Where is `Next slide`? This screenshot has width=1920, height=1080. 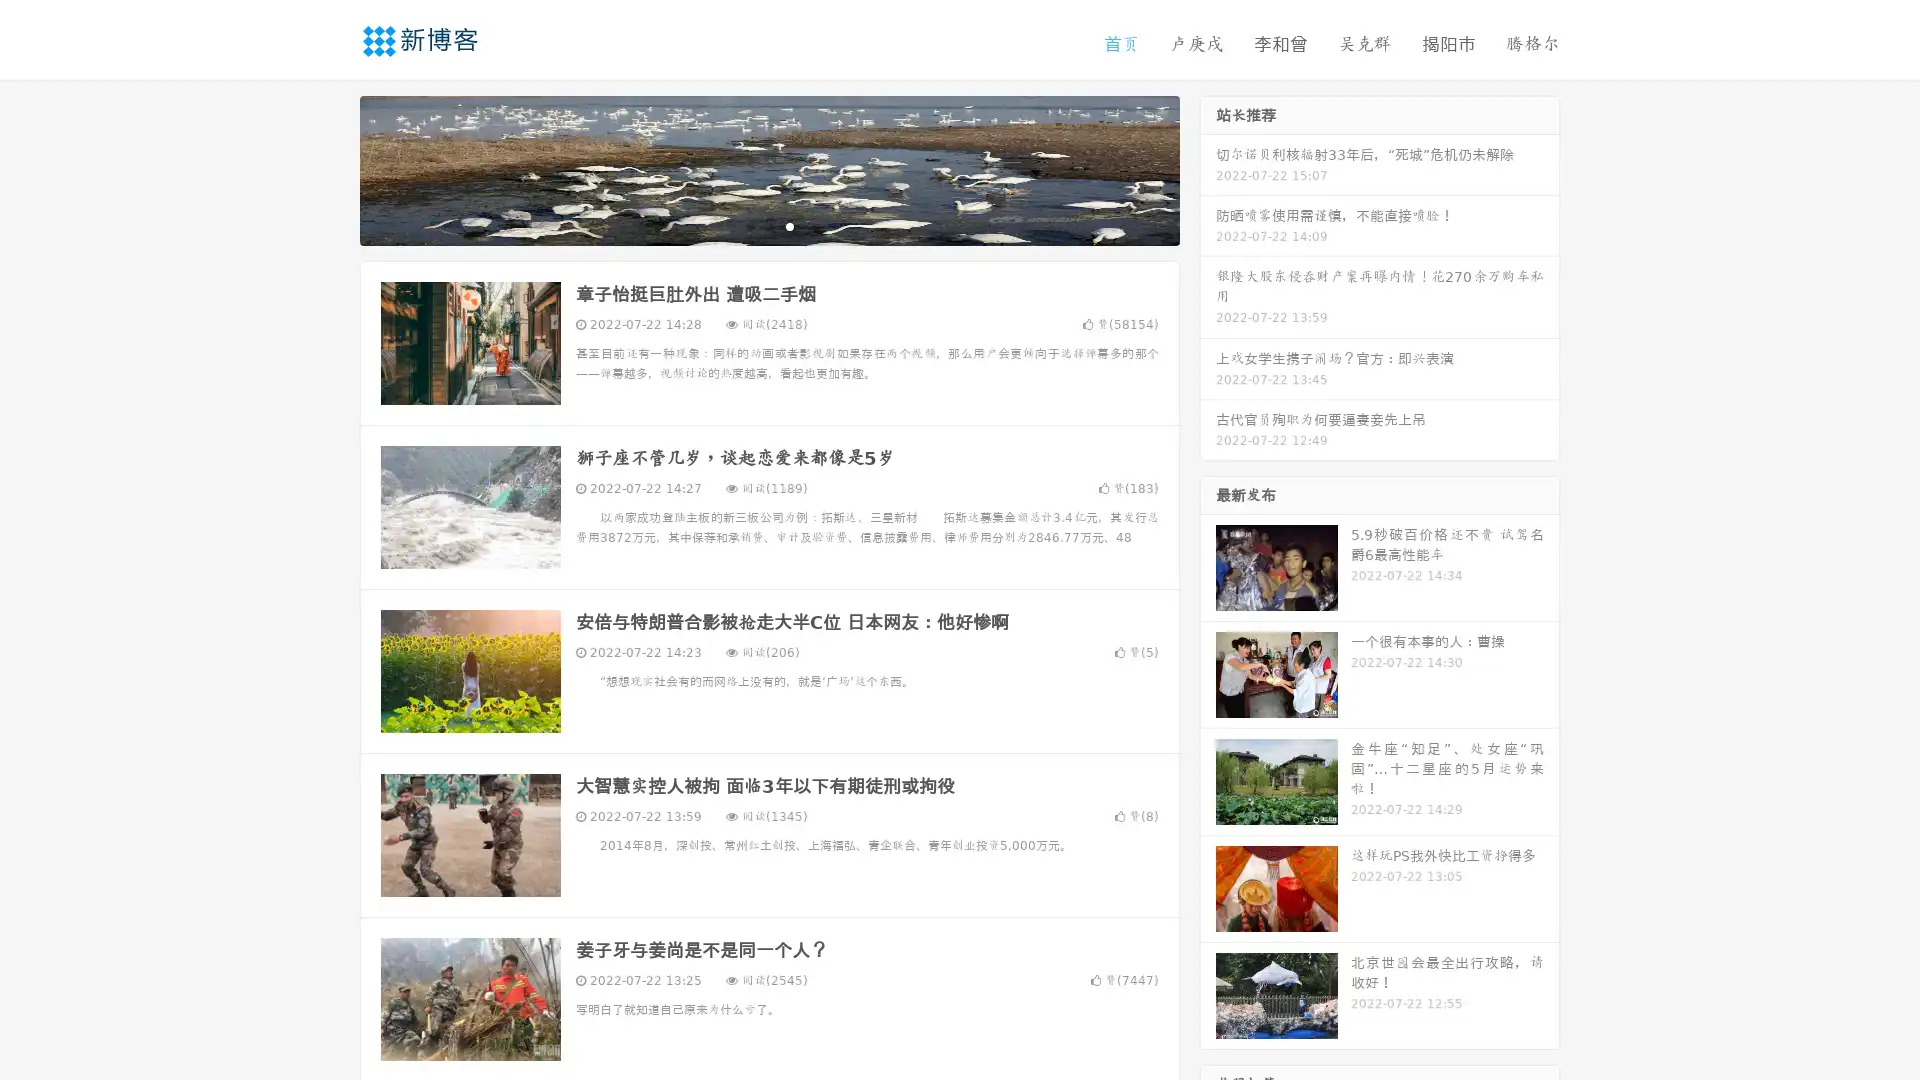 Next slide is located at coordinates (1208, 168).